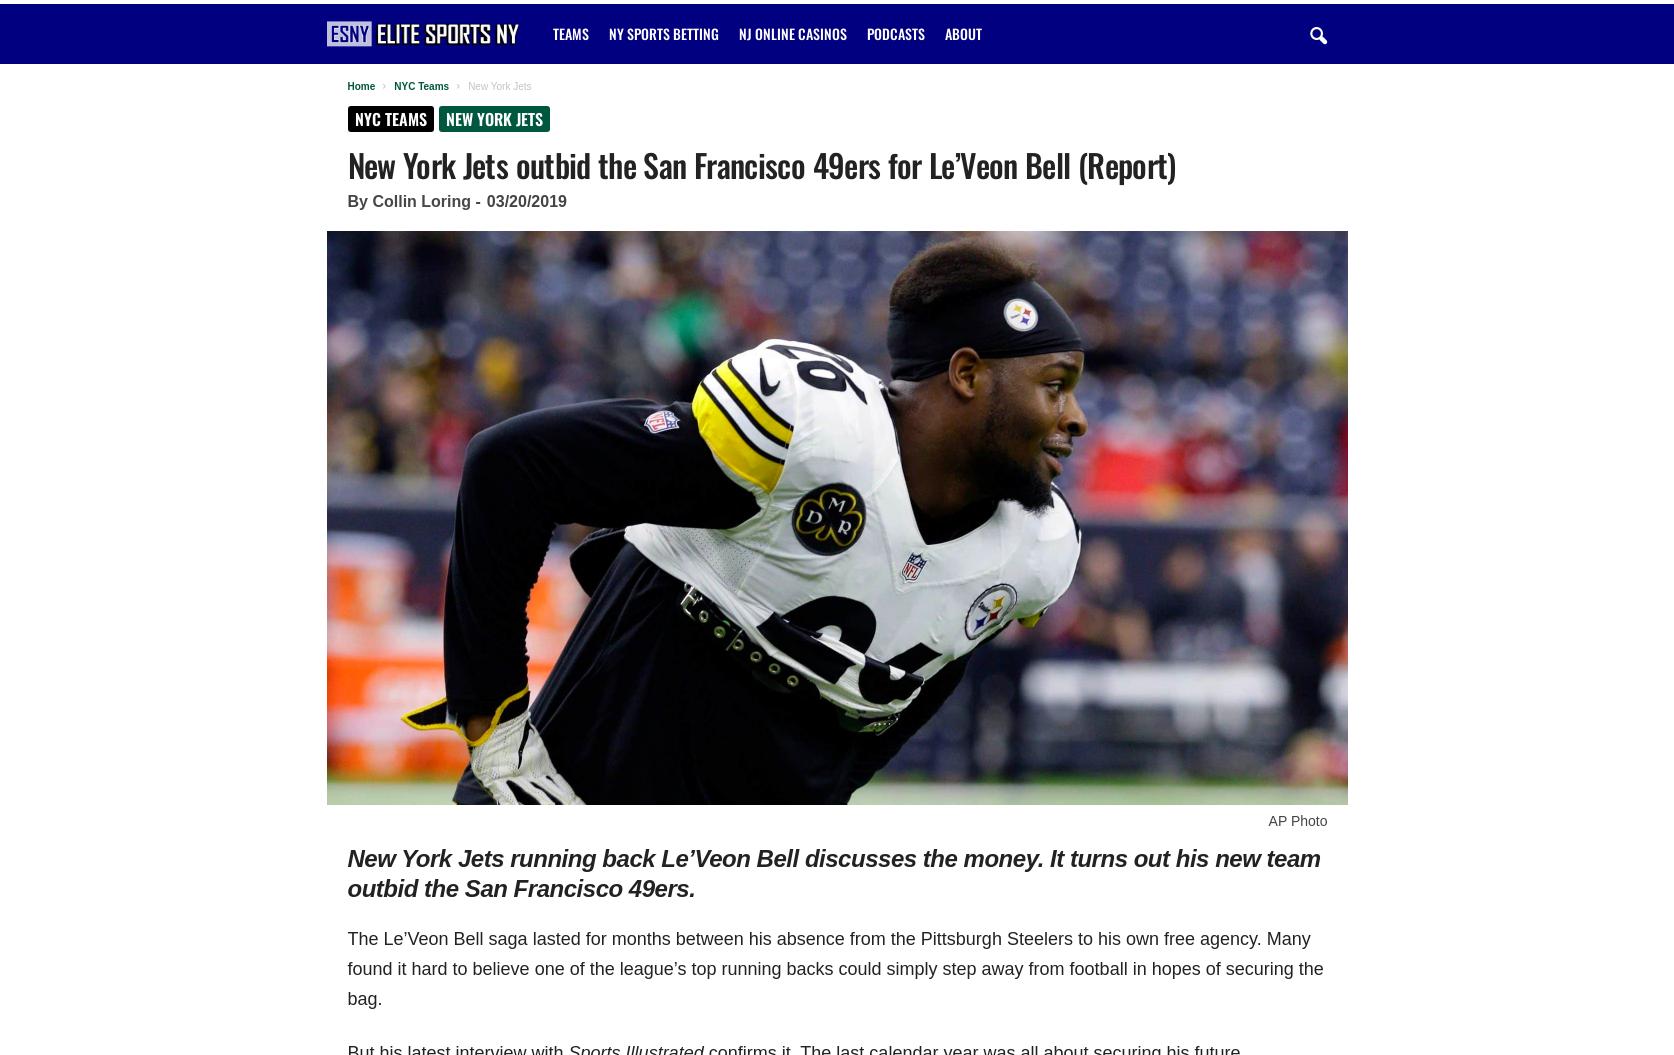 The image size is (1674, 1055). What do you see at coordinates (361, 85) in the screenshot?
I see `'Home'` at bounding box center [361, 85].